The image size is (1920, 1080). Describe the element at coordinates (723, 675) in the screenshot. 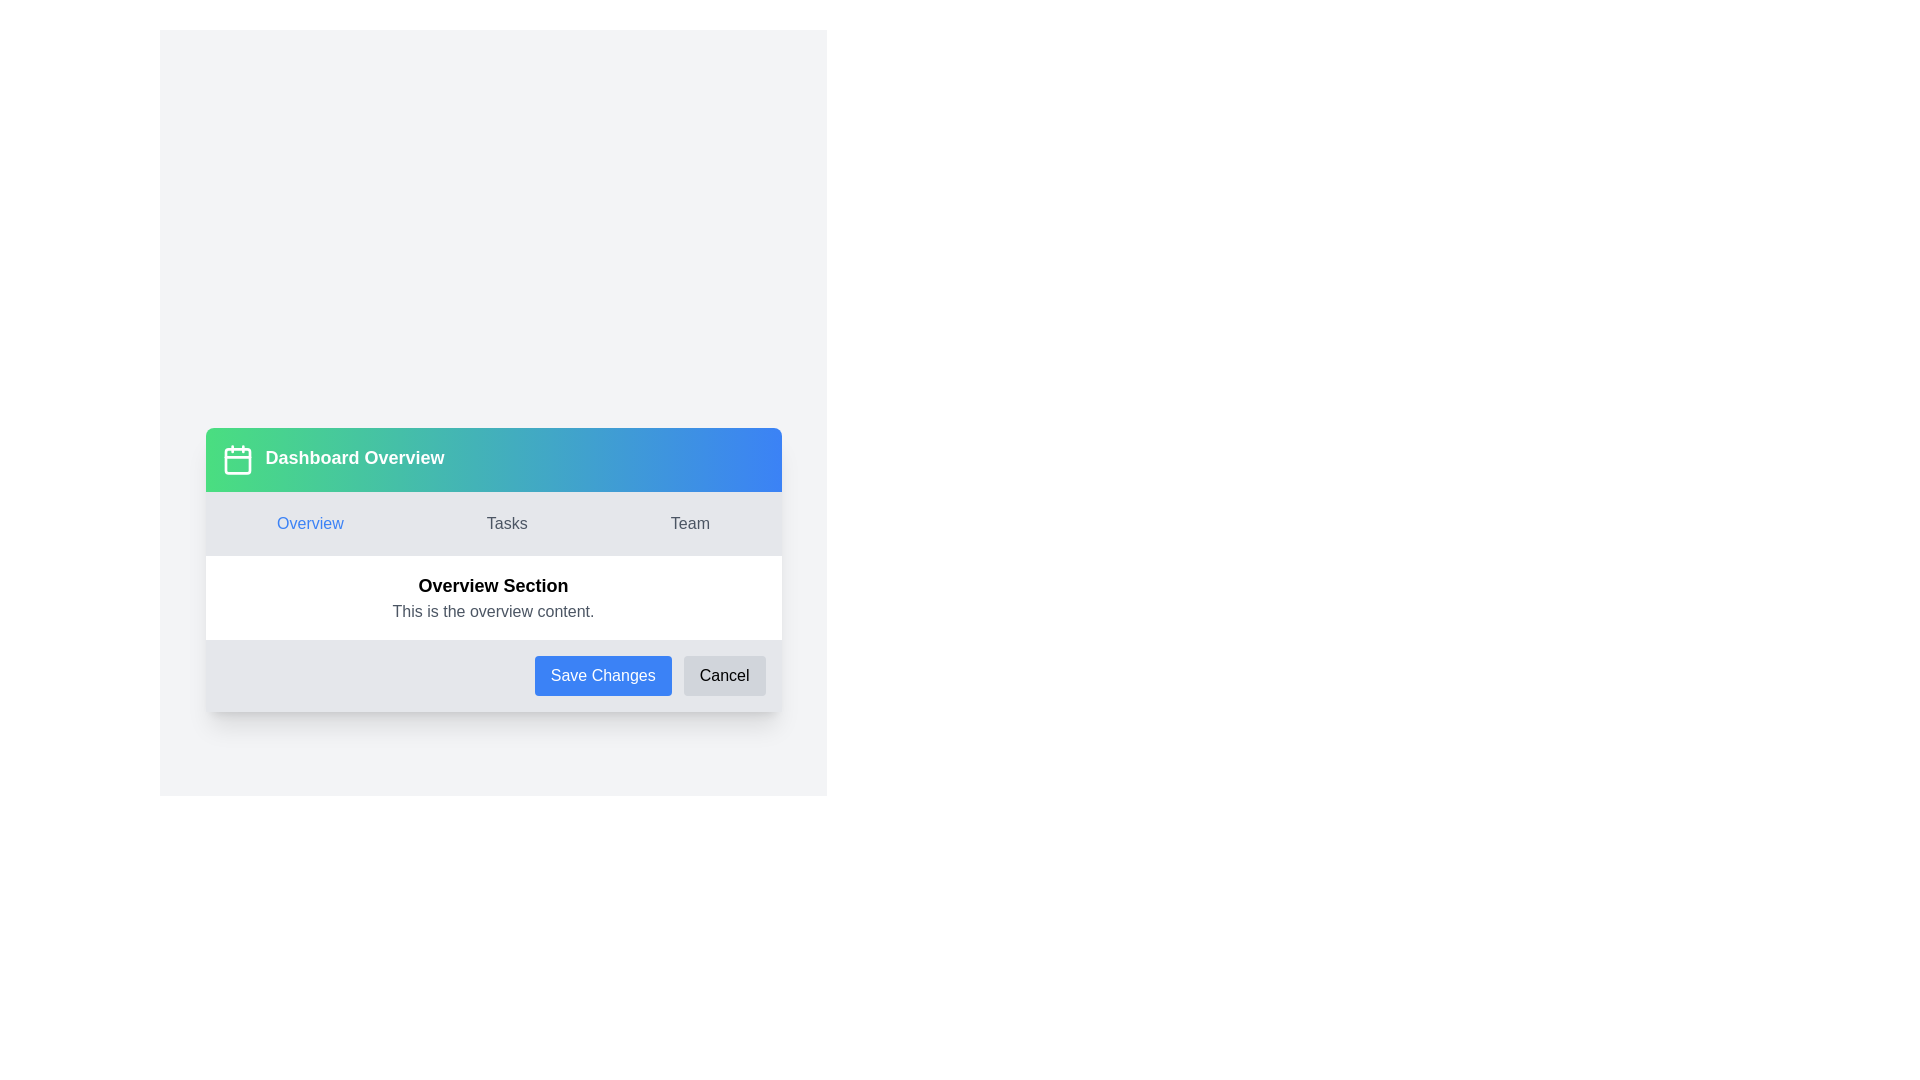

I see `the cancel button located at the bottom right of the section to change its background color` at that location.